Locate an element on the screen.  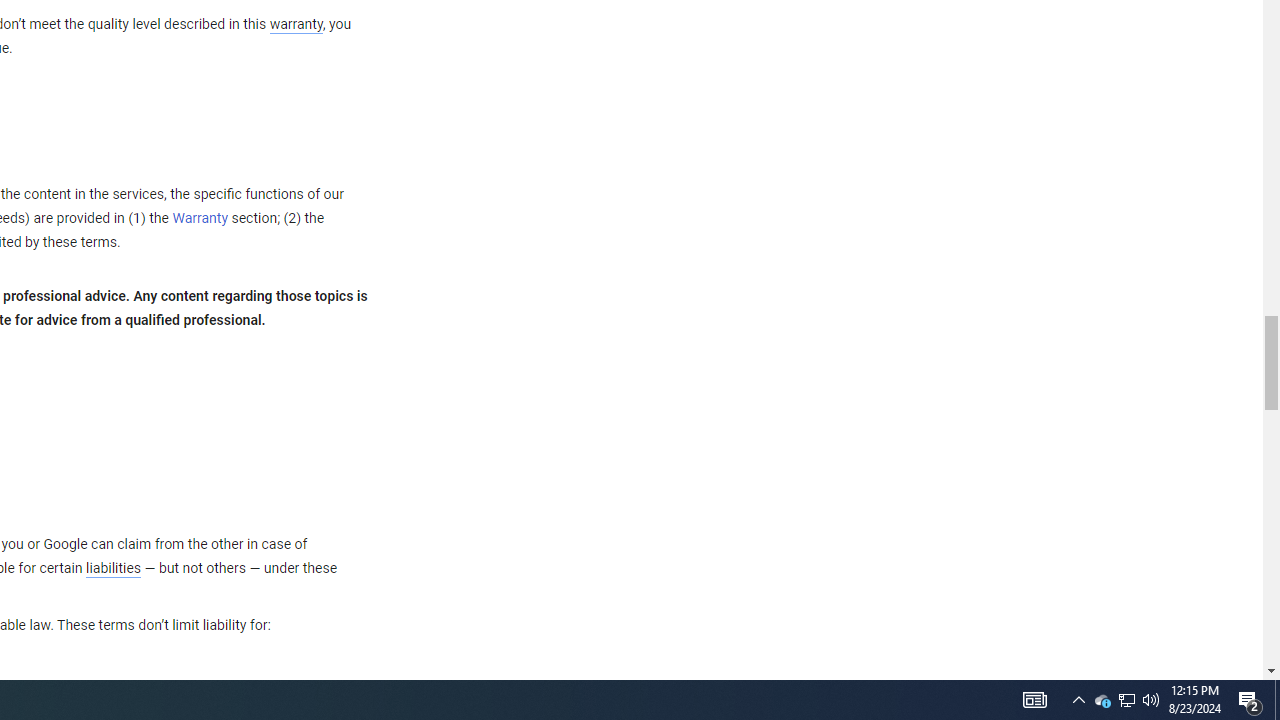
'Warranty' is located at coordinates (200, 219).